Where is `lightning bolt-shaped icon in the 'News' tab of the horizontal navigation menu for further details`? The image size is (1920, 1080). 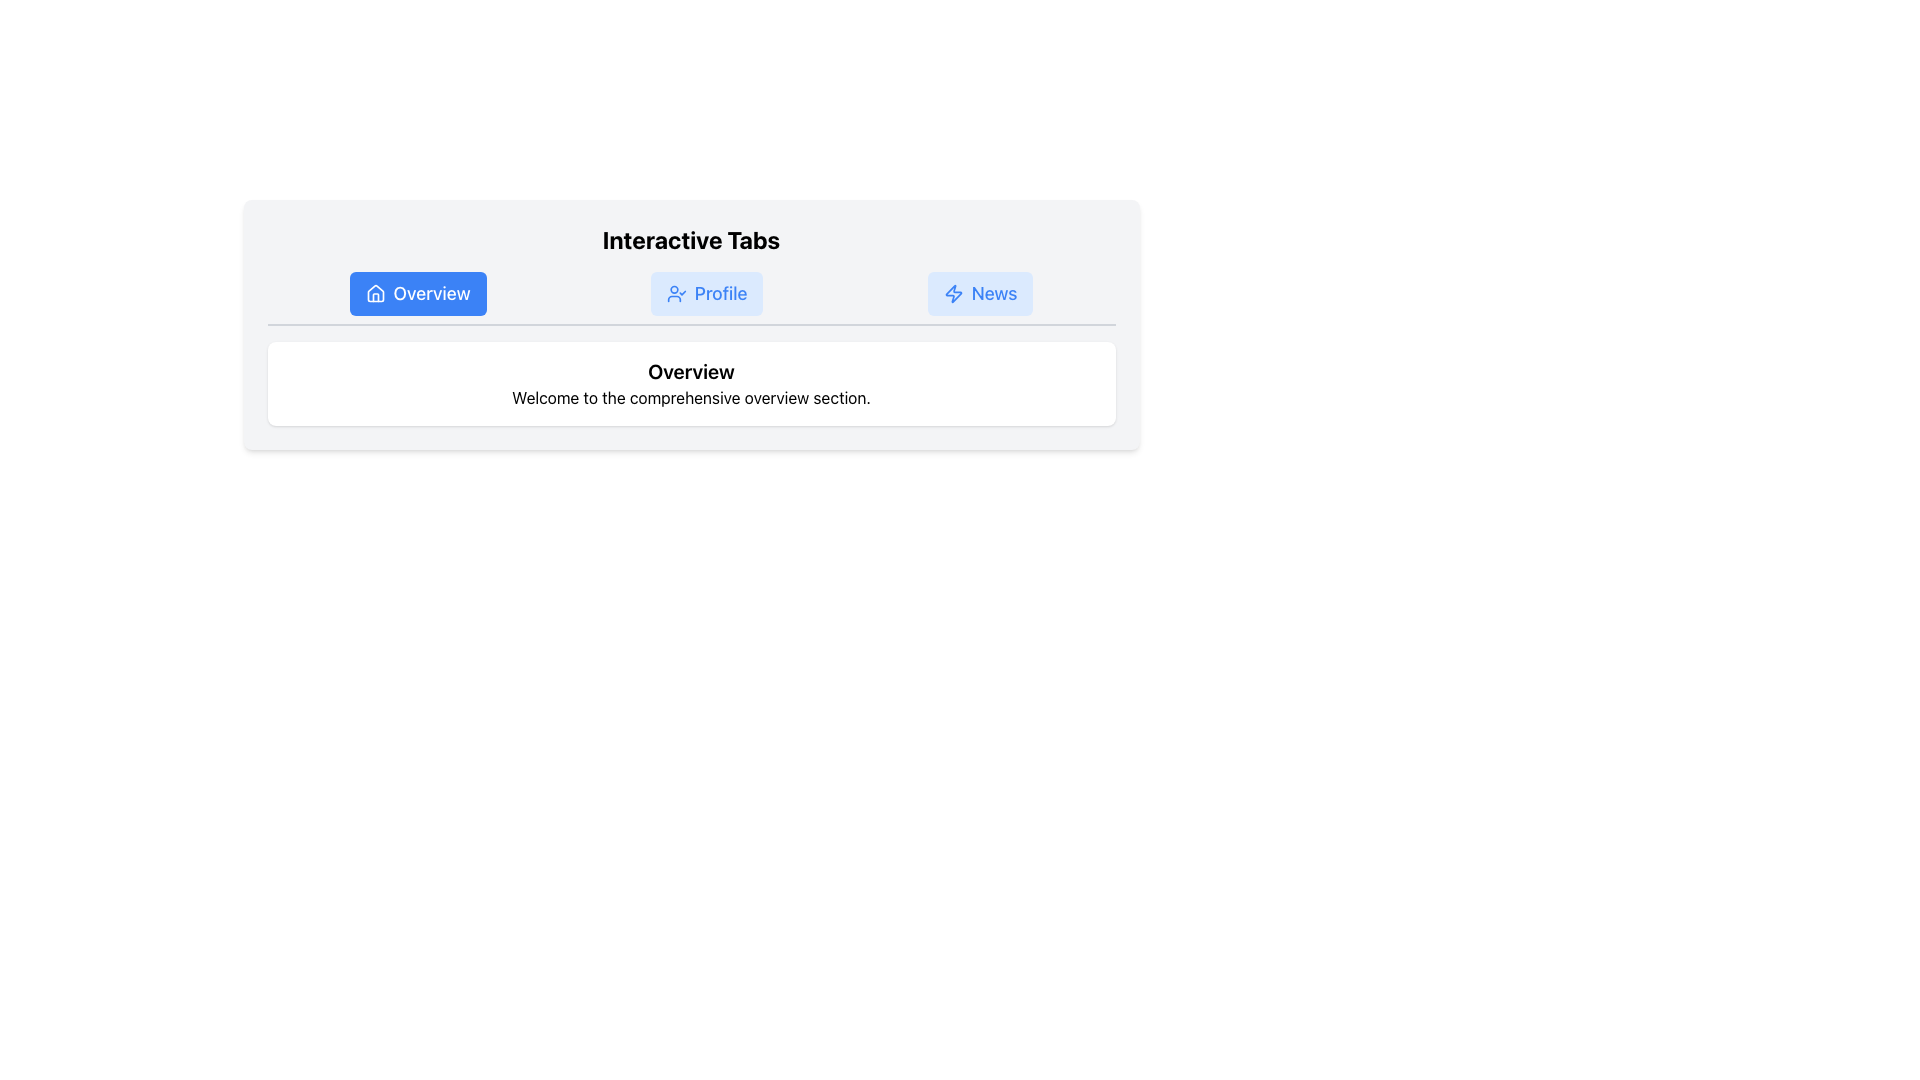
lightning bolt-shaped icon in the 'News' tab of the horizontal navigation menu for further details is located at coordinates (952, 293).